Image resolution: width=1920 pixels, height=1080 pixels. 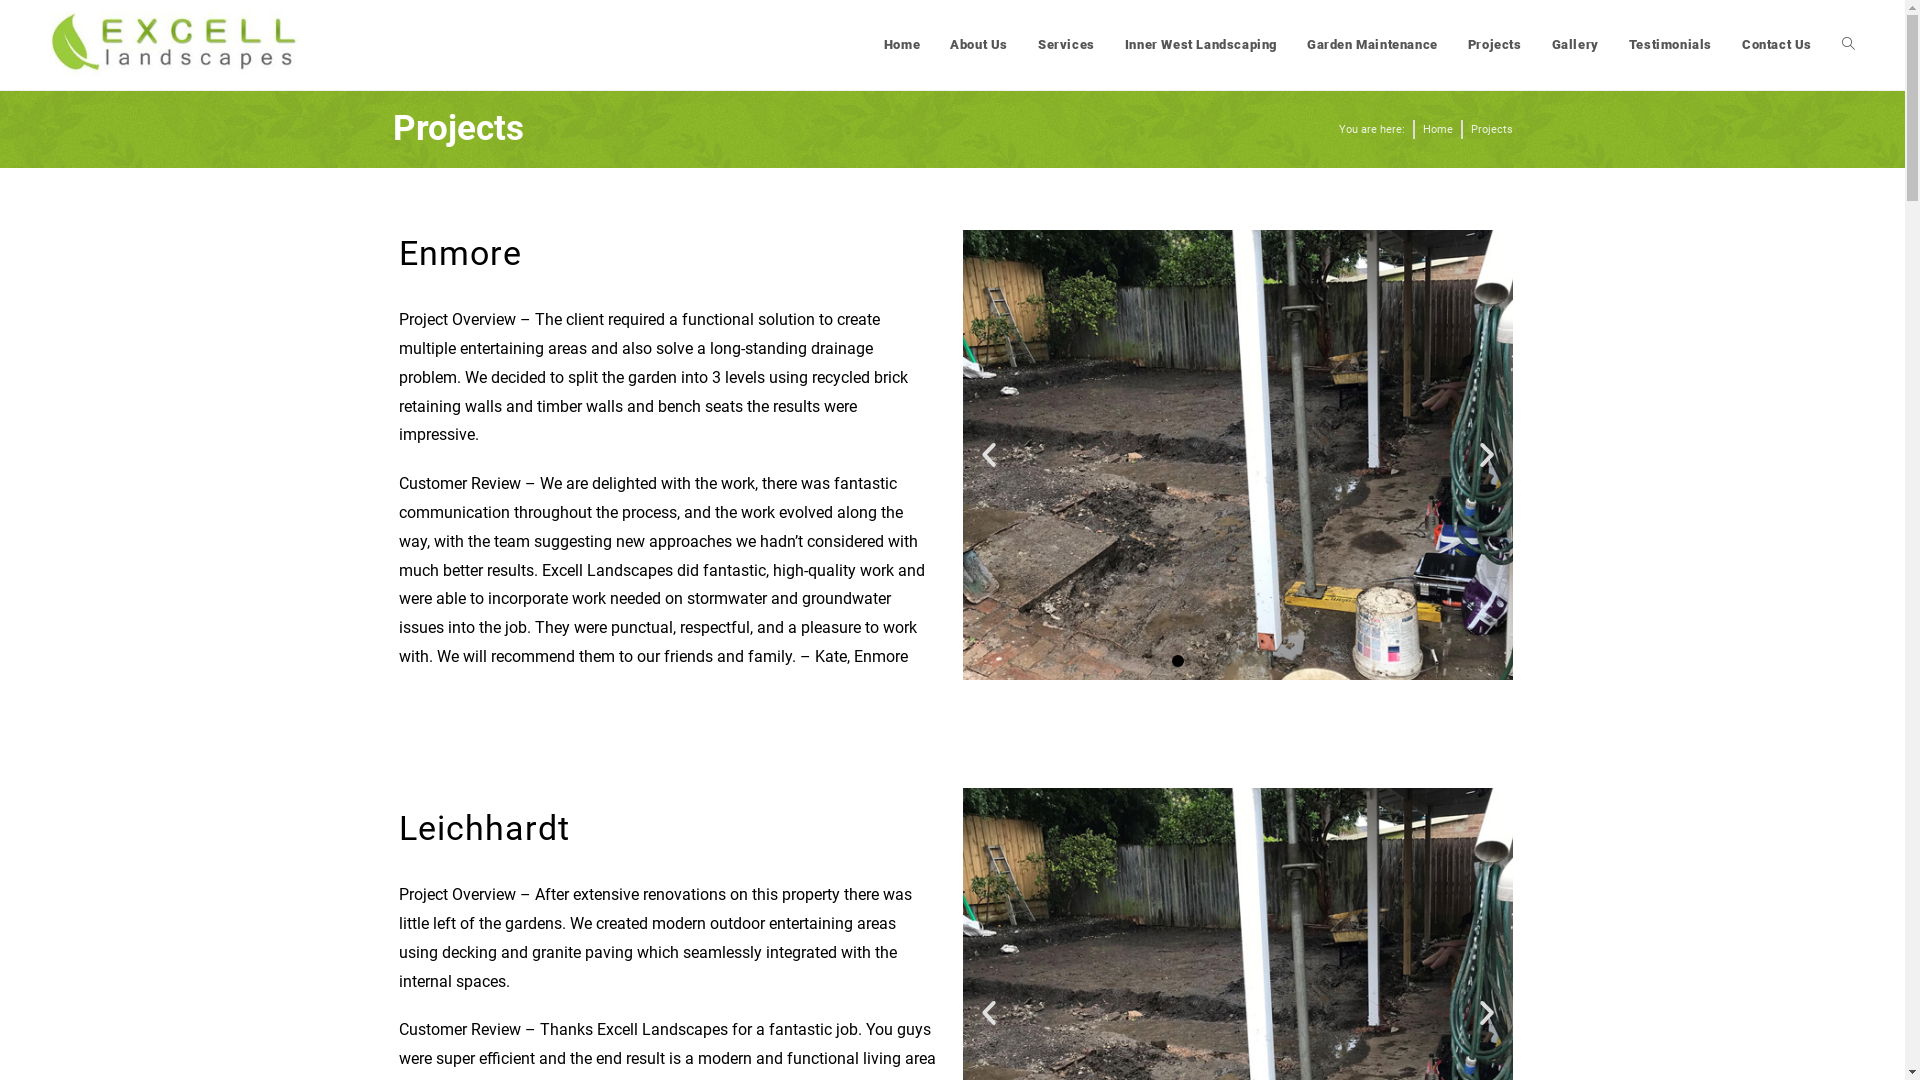 I want to click on 'Home', so click(x=901, y=45).